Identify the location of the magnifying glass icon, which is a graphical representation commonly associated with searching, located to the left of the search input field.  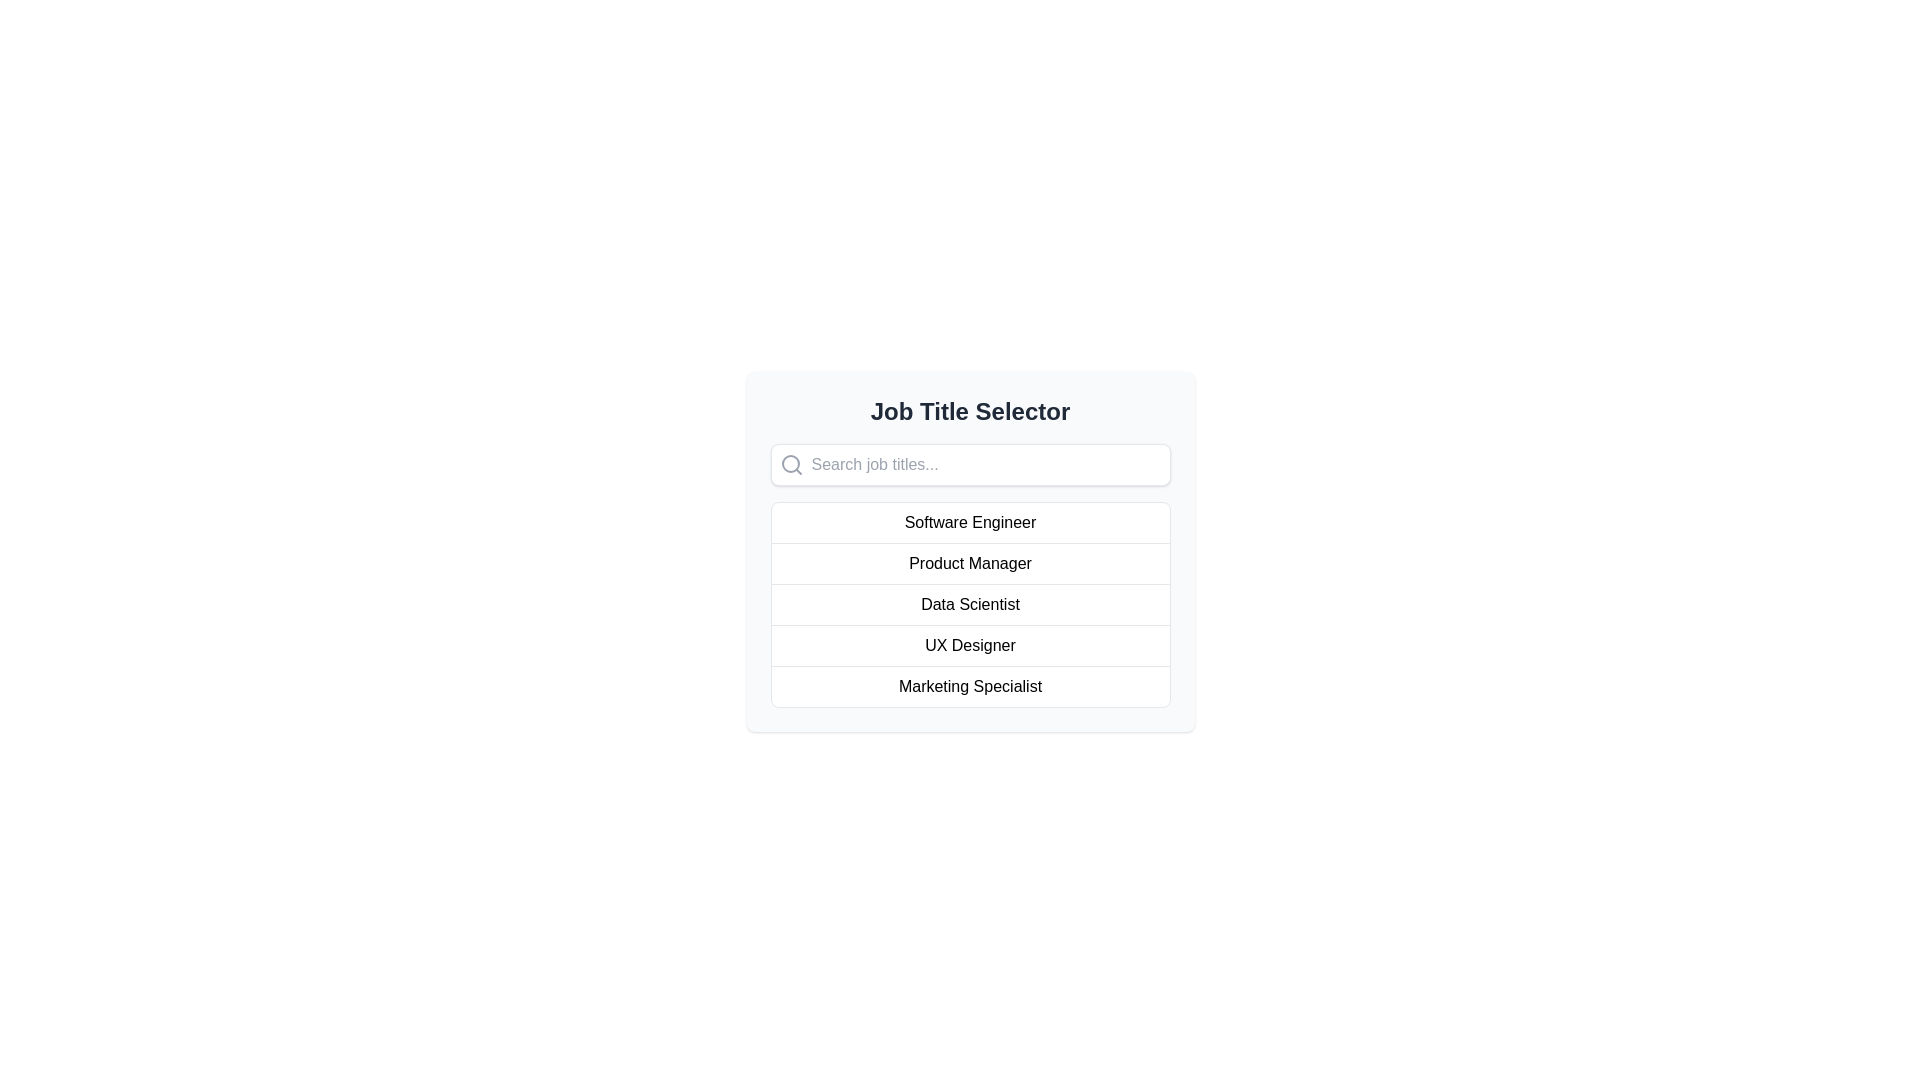
(789, 463).